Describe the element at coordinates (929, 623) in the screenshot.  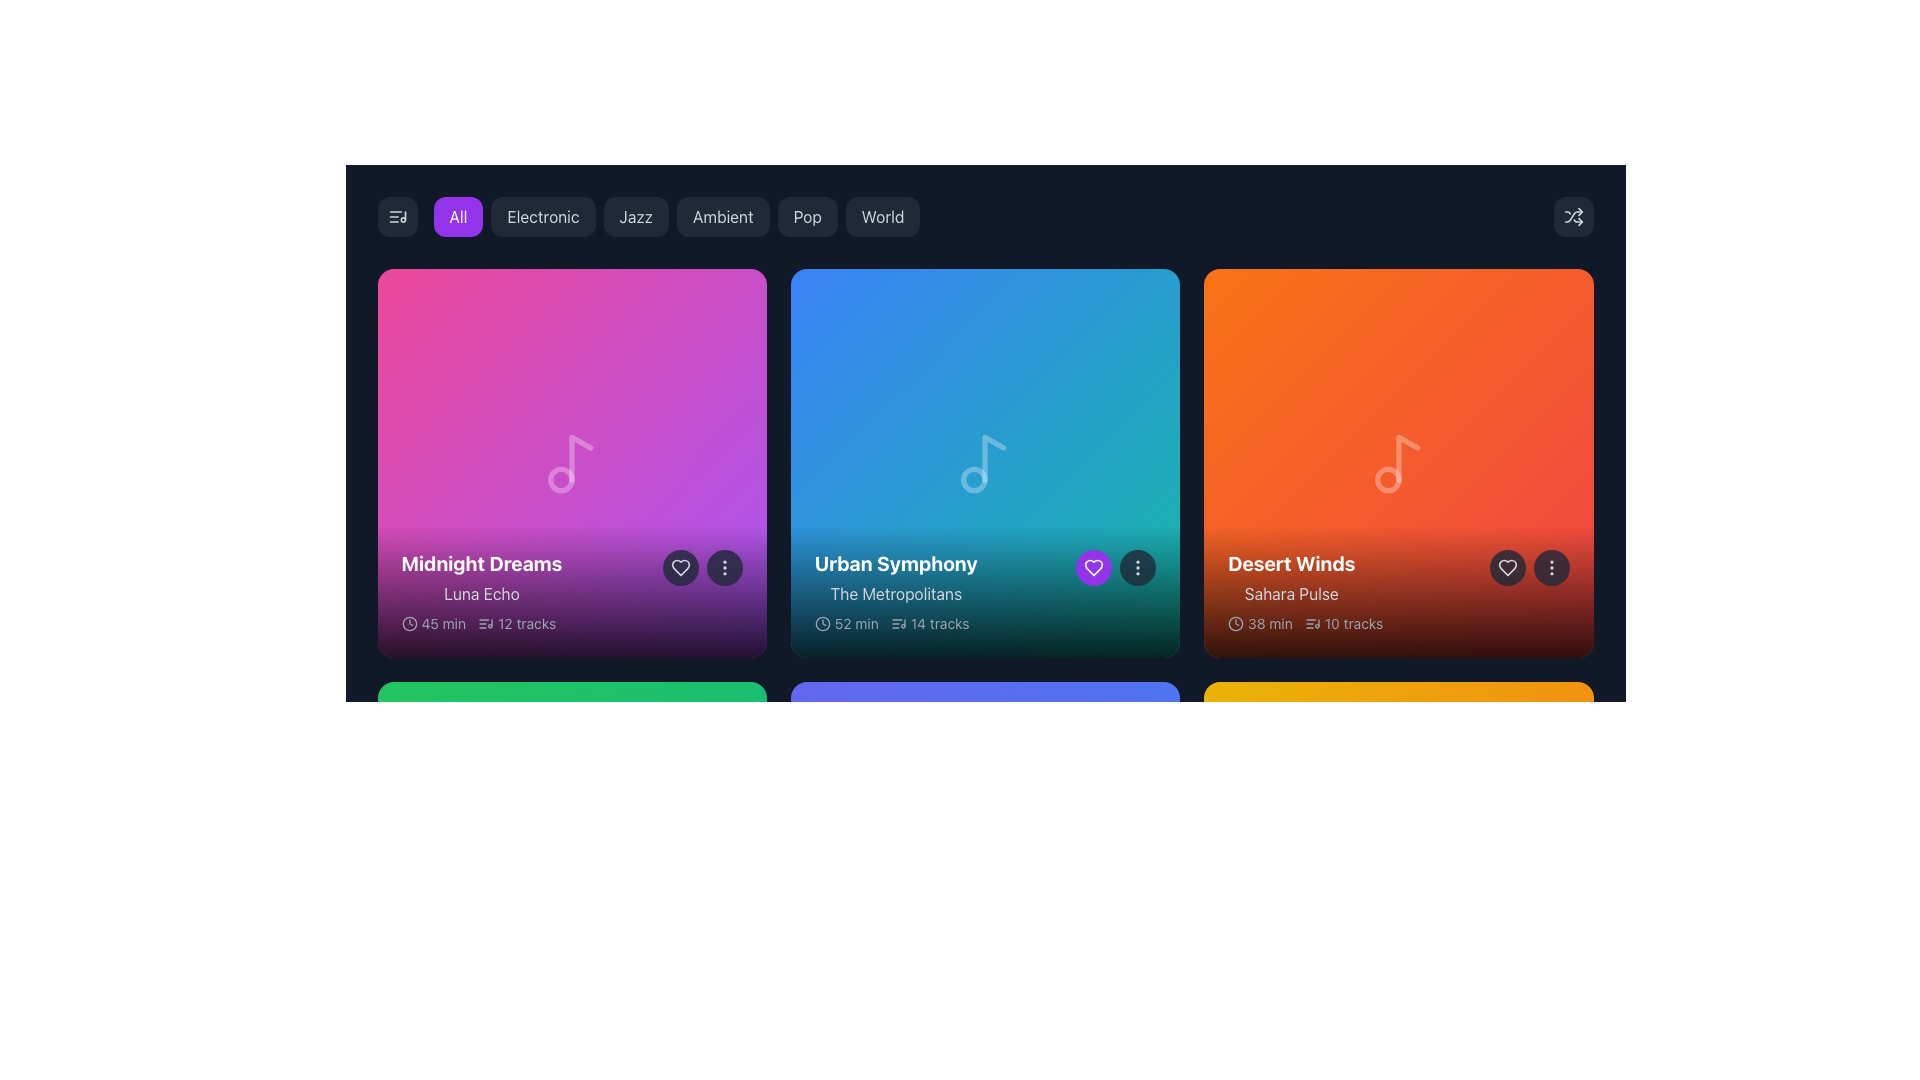
I see `text label indicating the total number of tracks included in the 'Urban Symphony' playlist, located towards the bottom-center of the card displaying the playlist, directly below the title and subtitle, and to the right of the duration icon` at that location.